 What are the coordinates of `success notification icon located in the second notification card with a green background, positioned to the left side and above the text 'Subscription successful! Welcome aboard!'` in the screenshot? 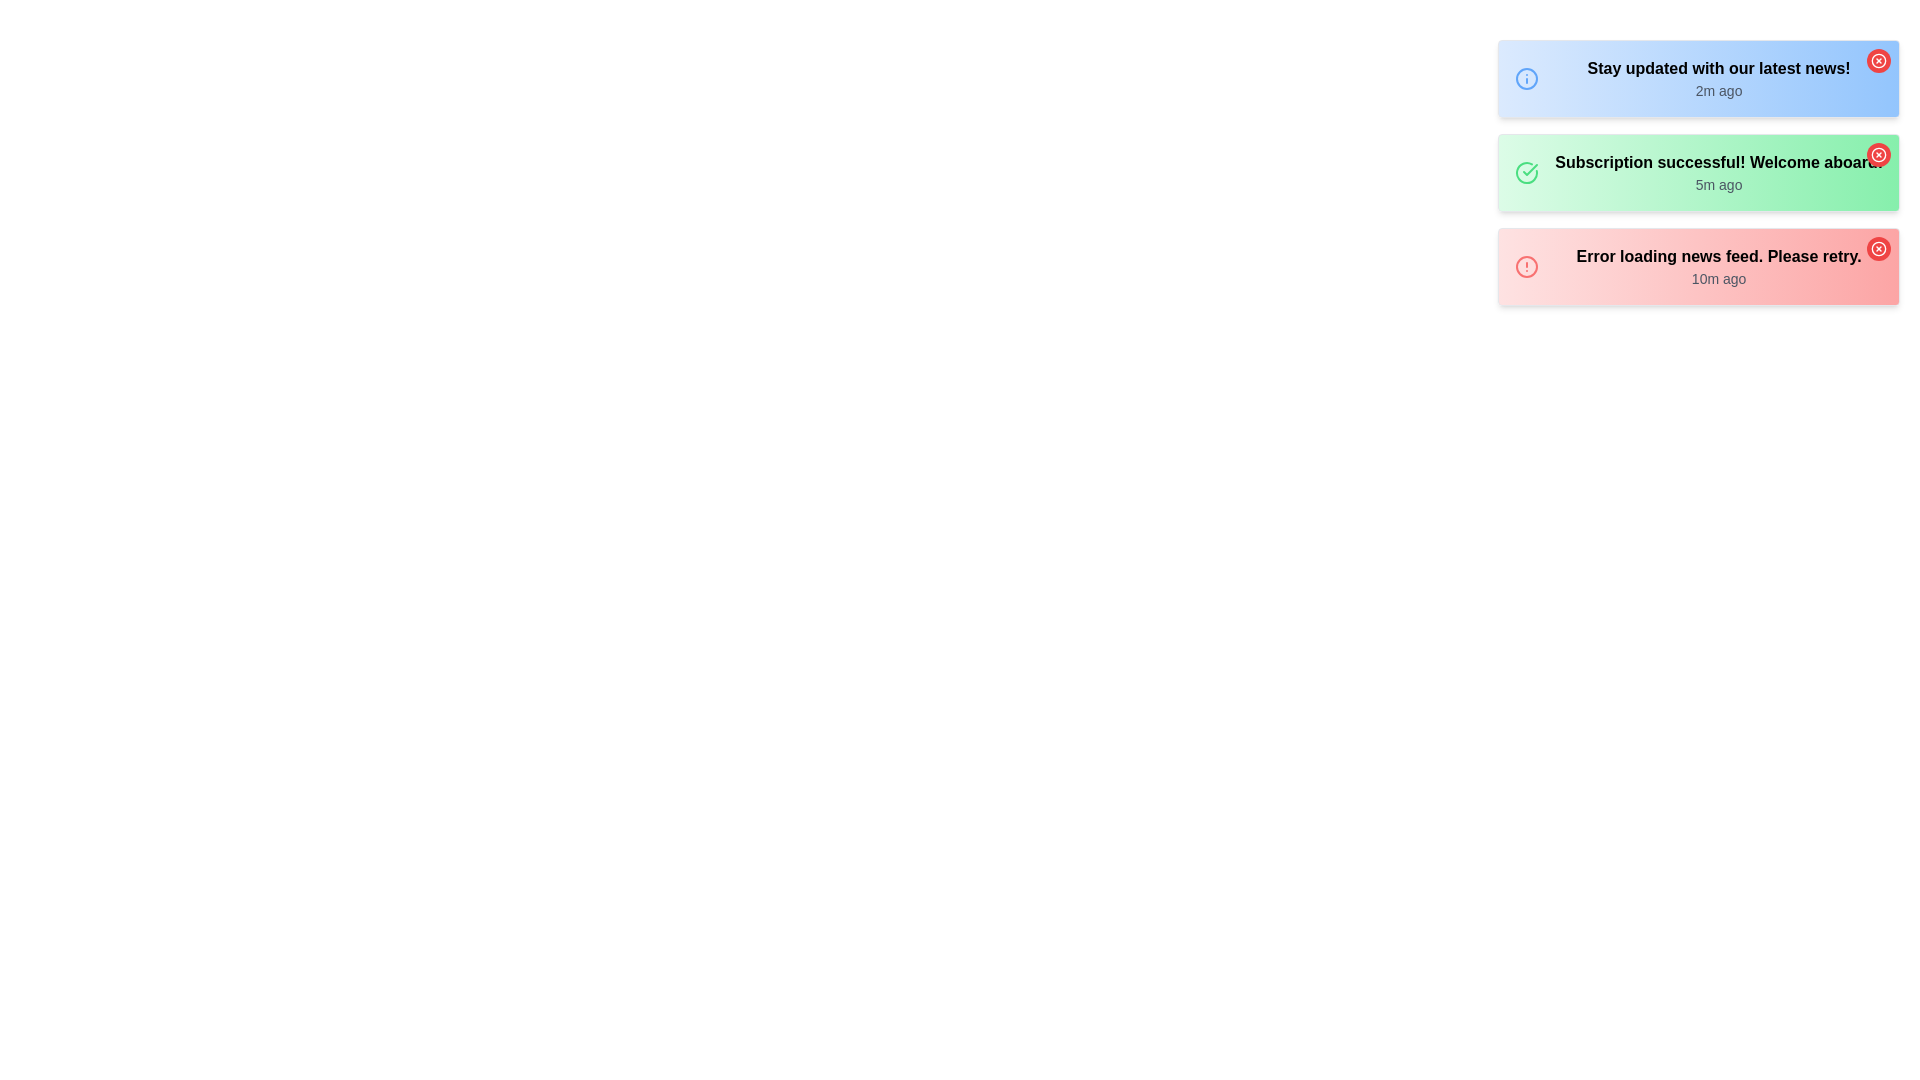 It's located at (1526, 172).